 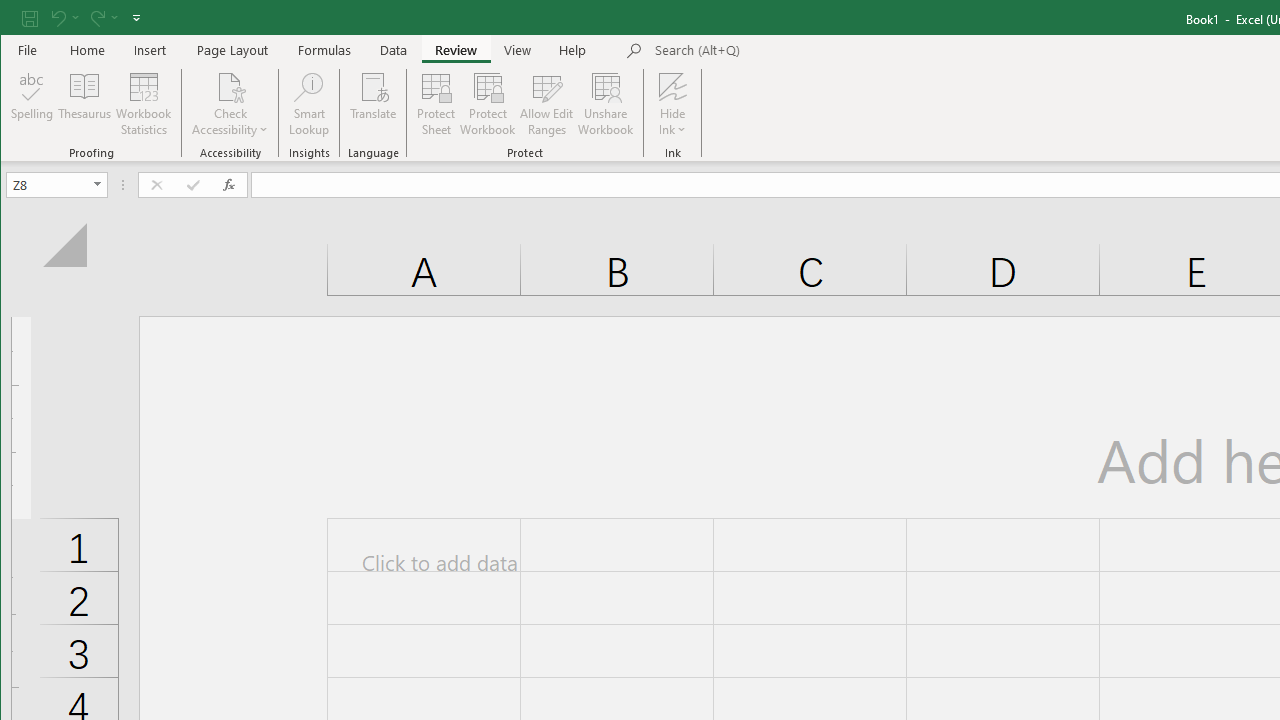 What do you see at coordinates (143, 104) in the screenshot?
I see `'Workbook Statistics'` at bounding box center [143, 104].